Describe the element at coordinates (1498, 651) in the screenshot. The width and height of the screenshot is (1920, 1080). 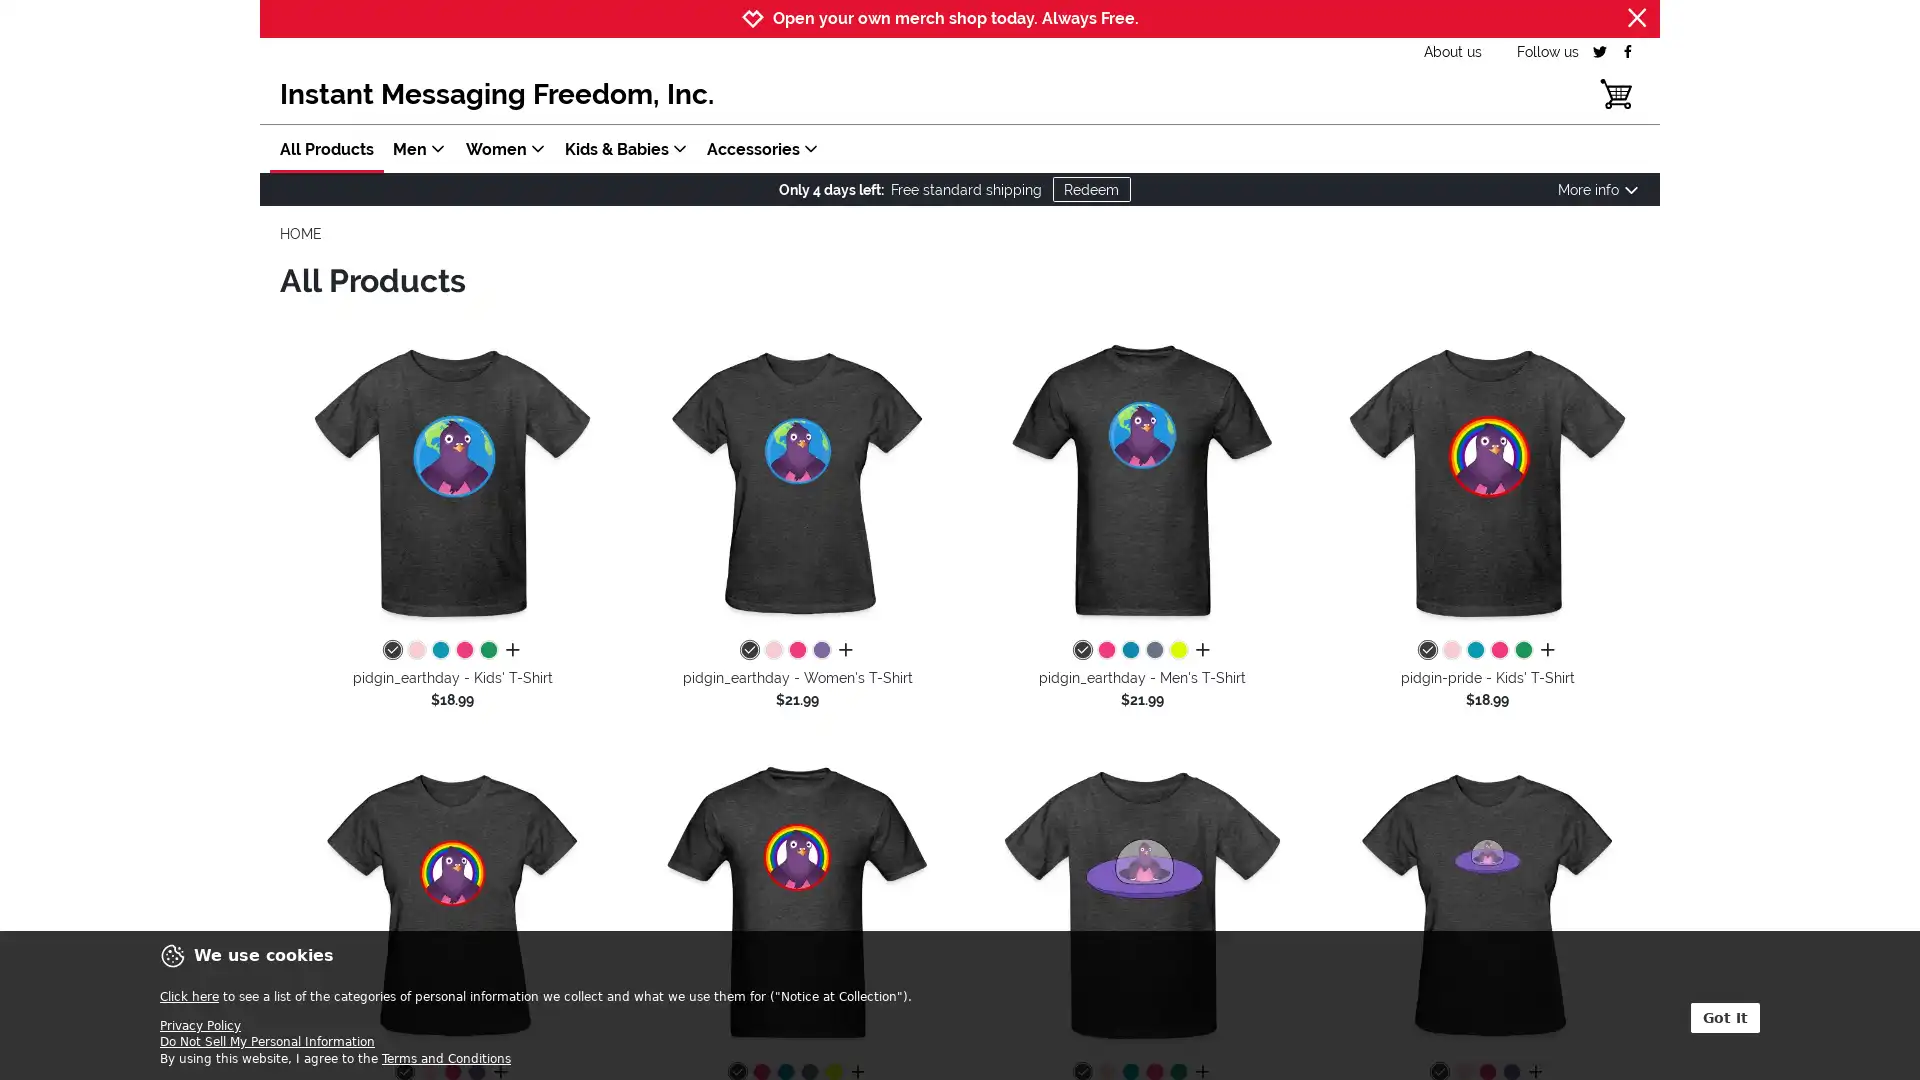
I see `fuchsia` at that location.